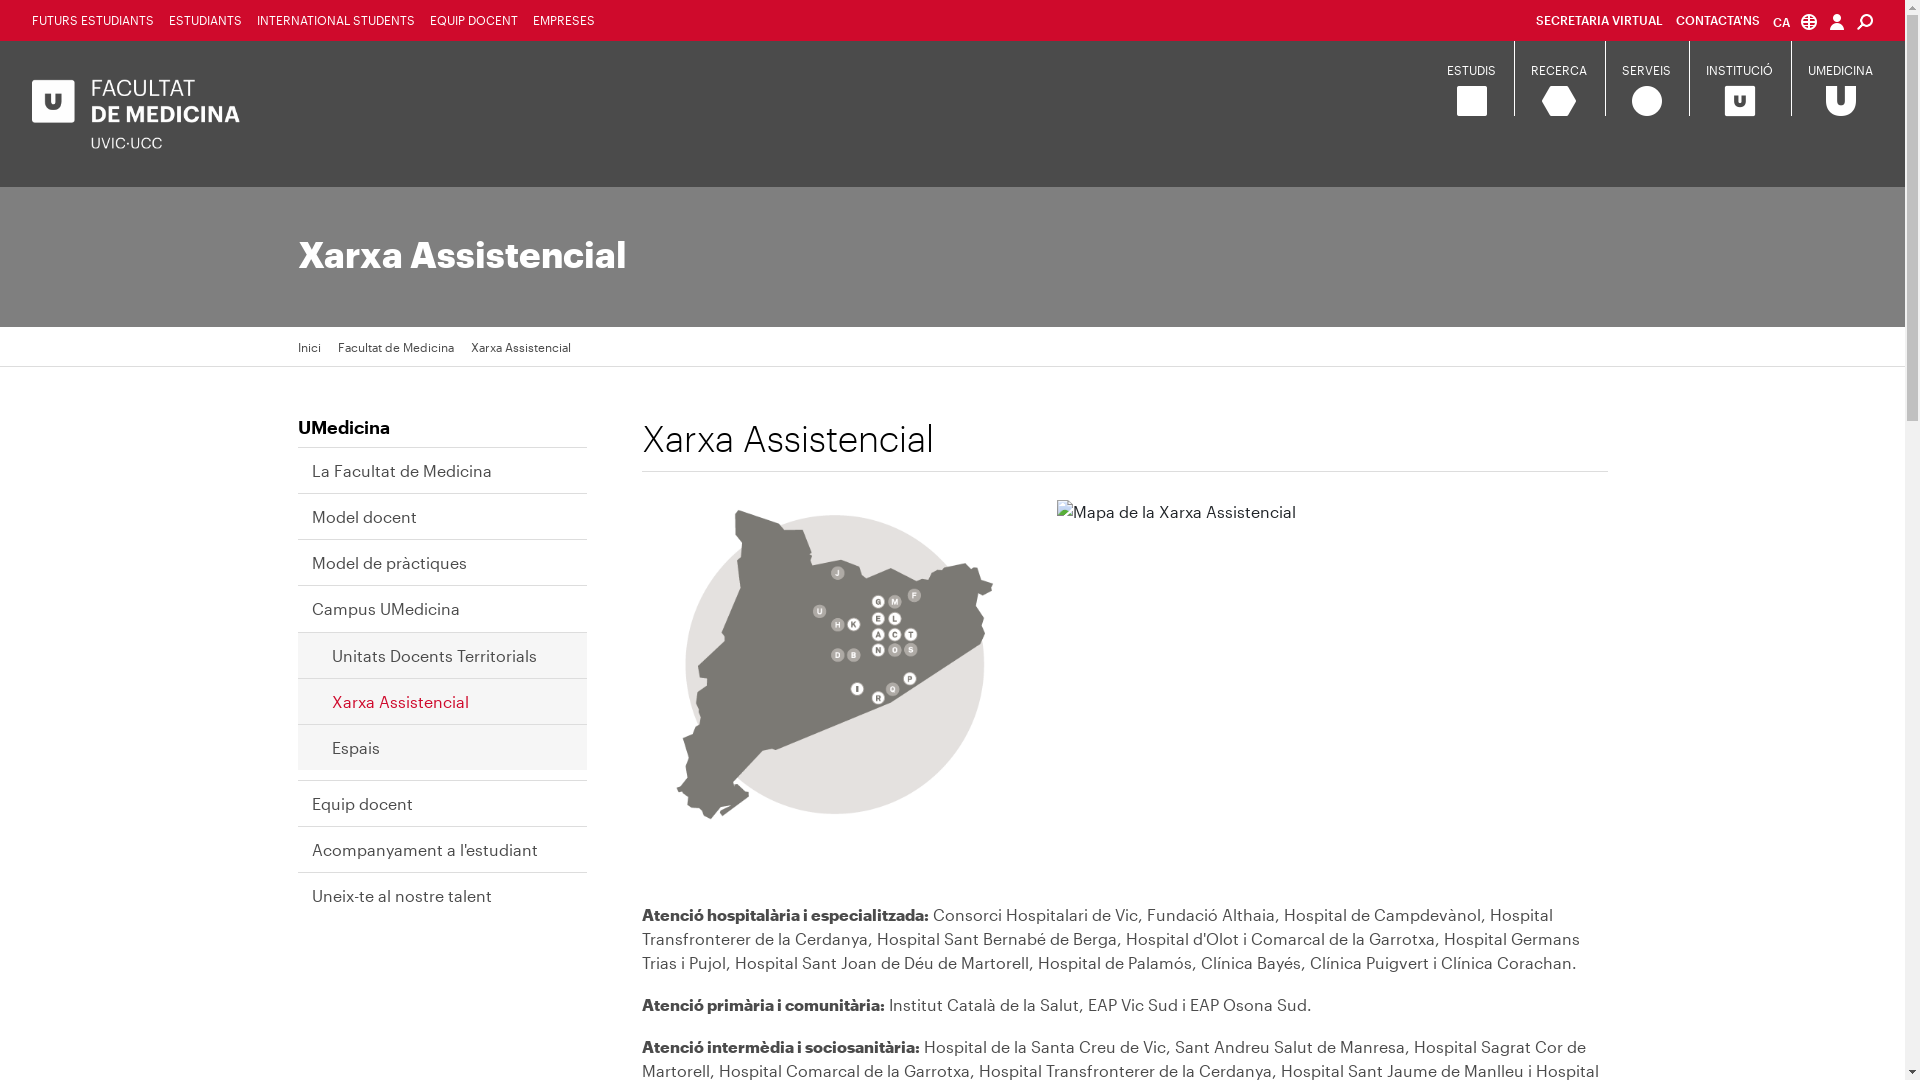 The height and width of the screenshot is (1080, 1920). Describe the element at coordinates (1840, 69) in the screenshot. I see `'UMEDICINA'` at that location.